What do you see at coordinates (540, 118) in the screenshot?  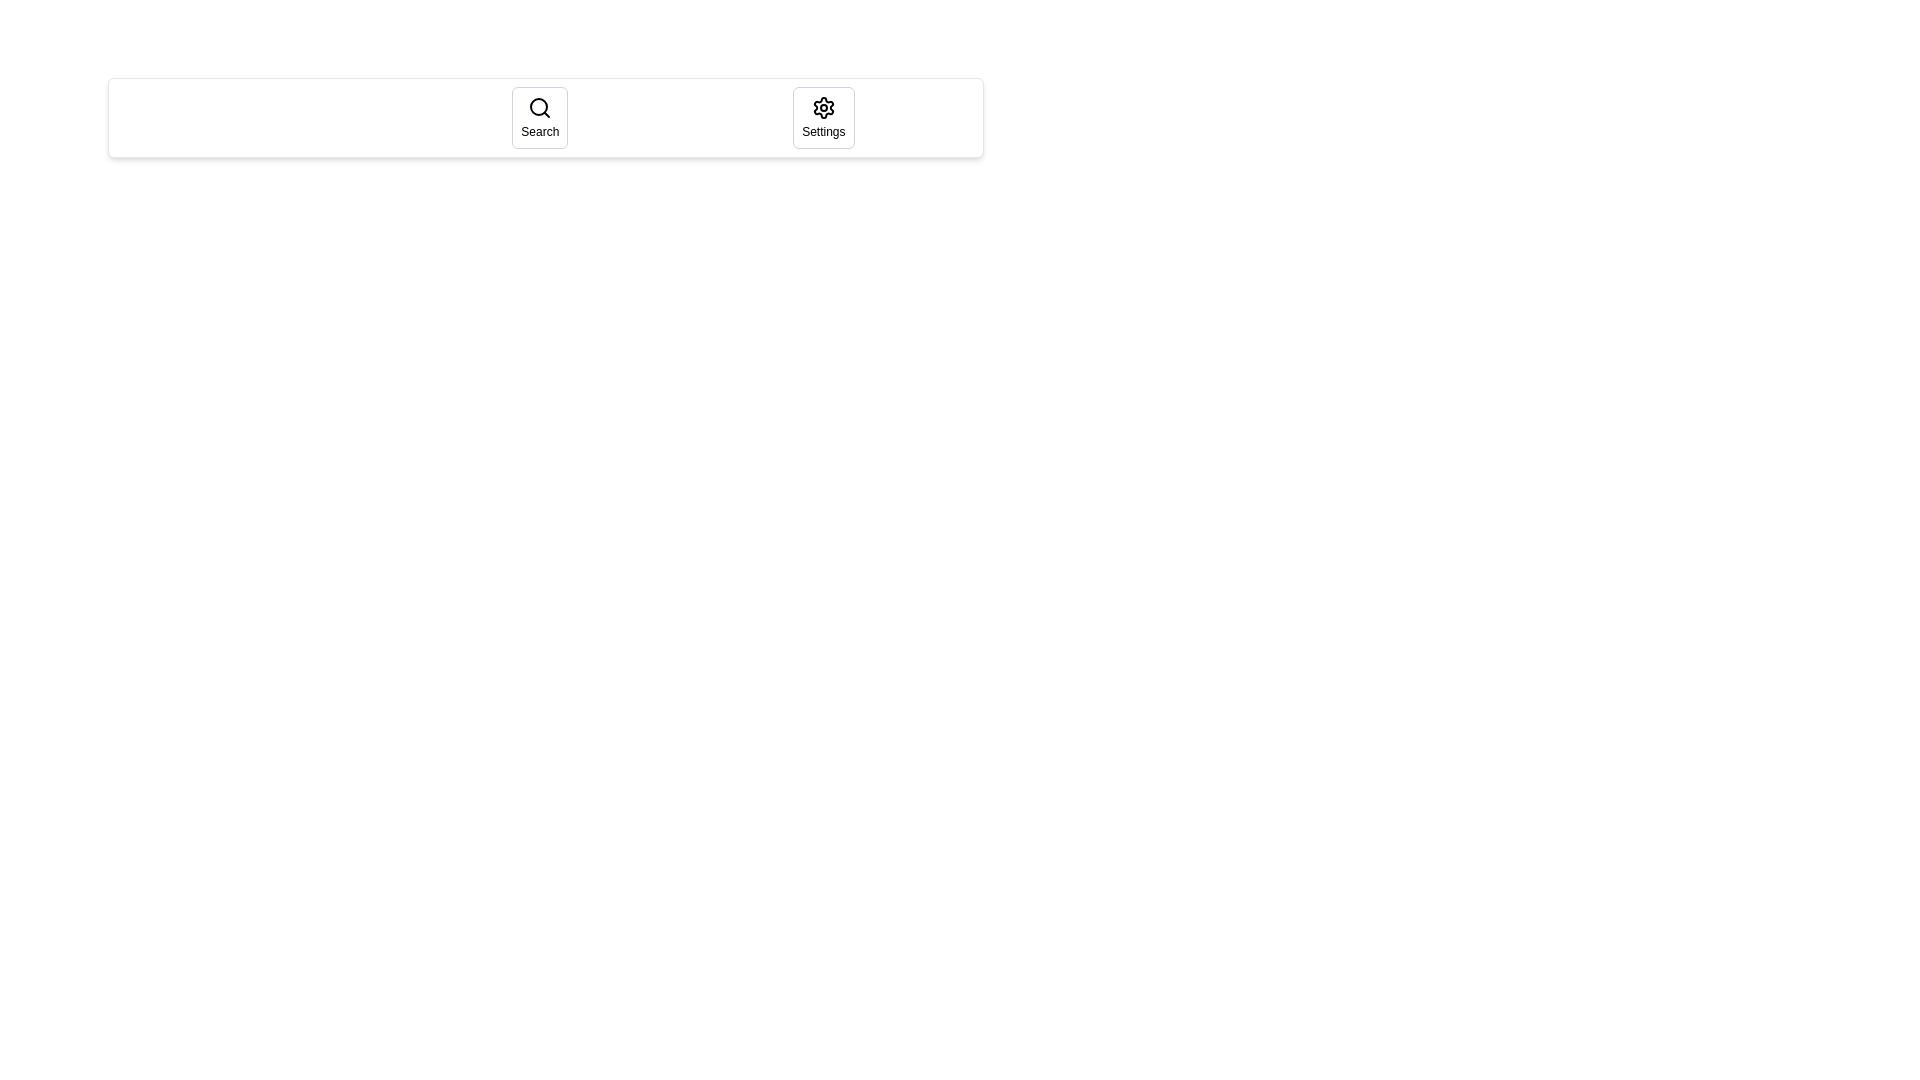 I see `the button with a magnifying glass icon and 'Search' text, located` at bounding box center [540, 118].